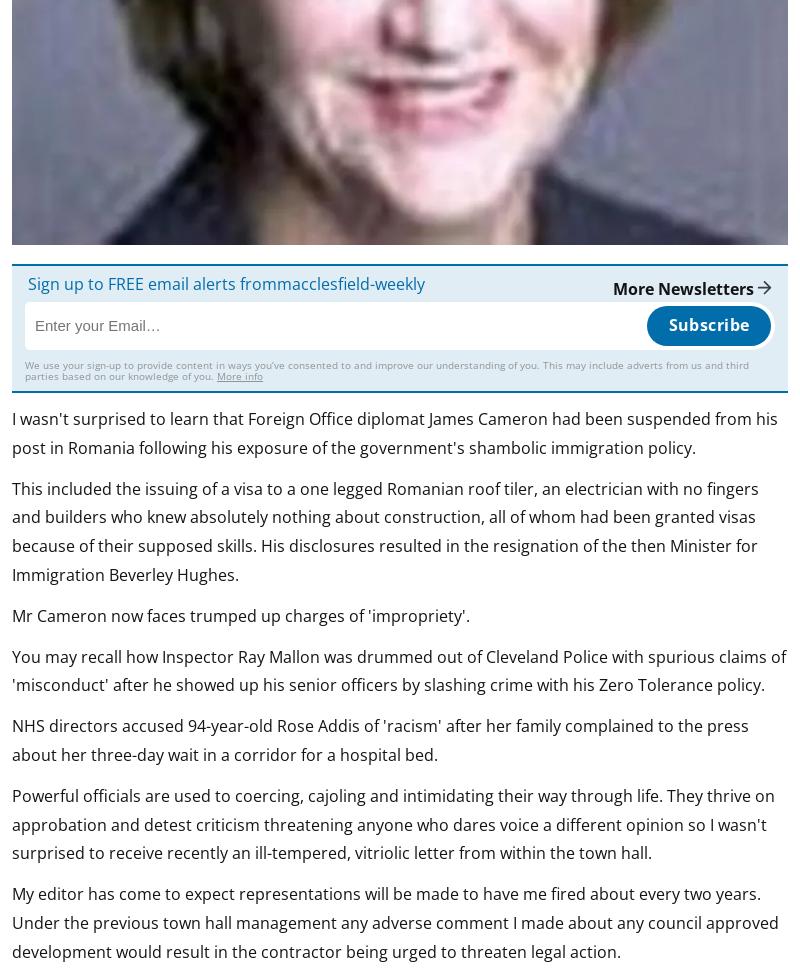 The image size is (800, 971). I want to click on 'We use your sign-up to provide content in ways you’ve consented to and improve our understanding of you. This may include adverts from us and third parties based on our knowledge of you.', so click(386, 369).